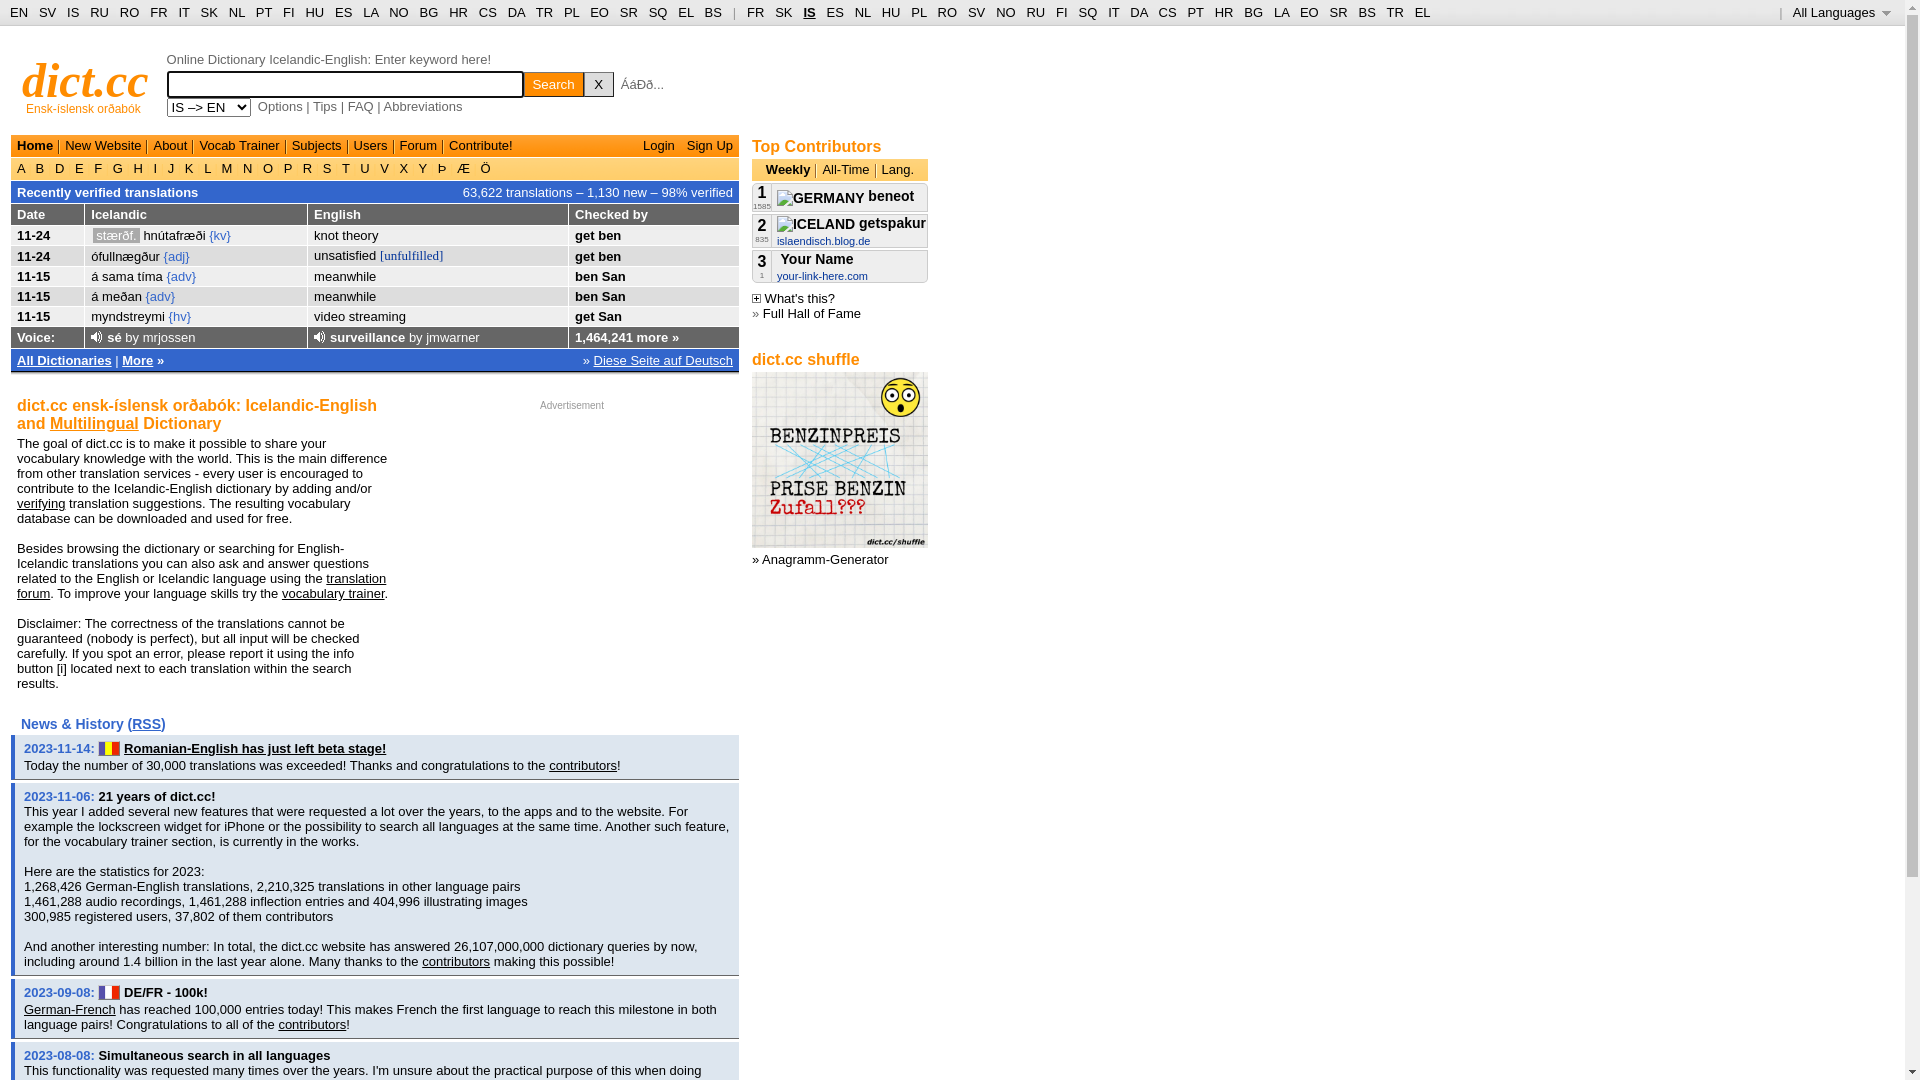 This screenshot has height=1080, width=1920. Describe the element at coordinates (72, 12) in the screenshot. I see `'IS'` at that location.